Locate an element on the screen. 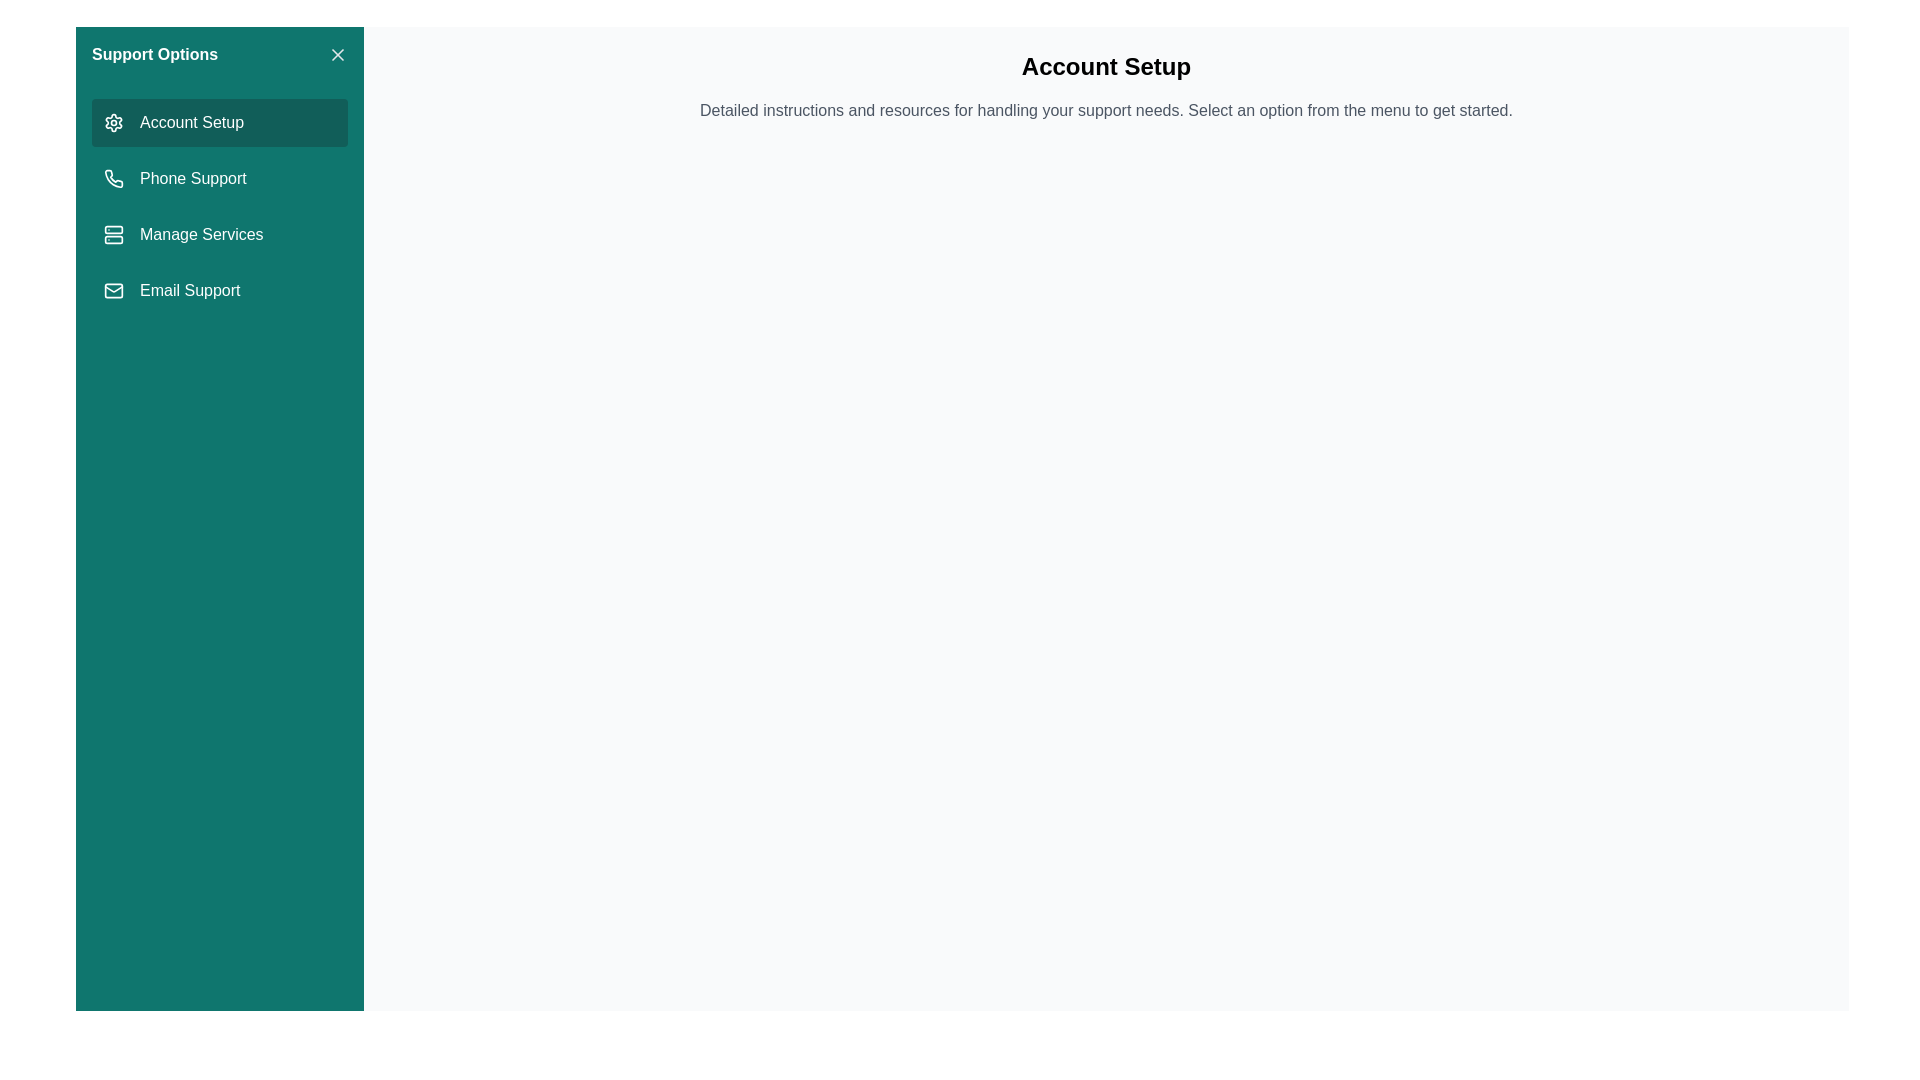  the Text Block that provides guidance or introductory information, located slightly below the 'Account Setup' header and horizontally centered in the interface is located at coordinates (1105, 111).